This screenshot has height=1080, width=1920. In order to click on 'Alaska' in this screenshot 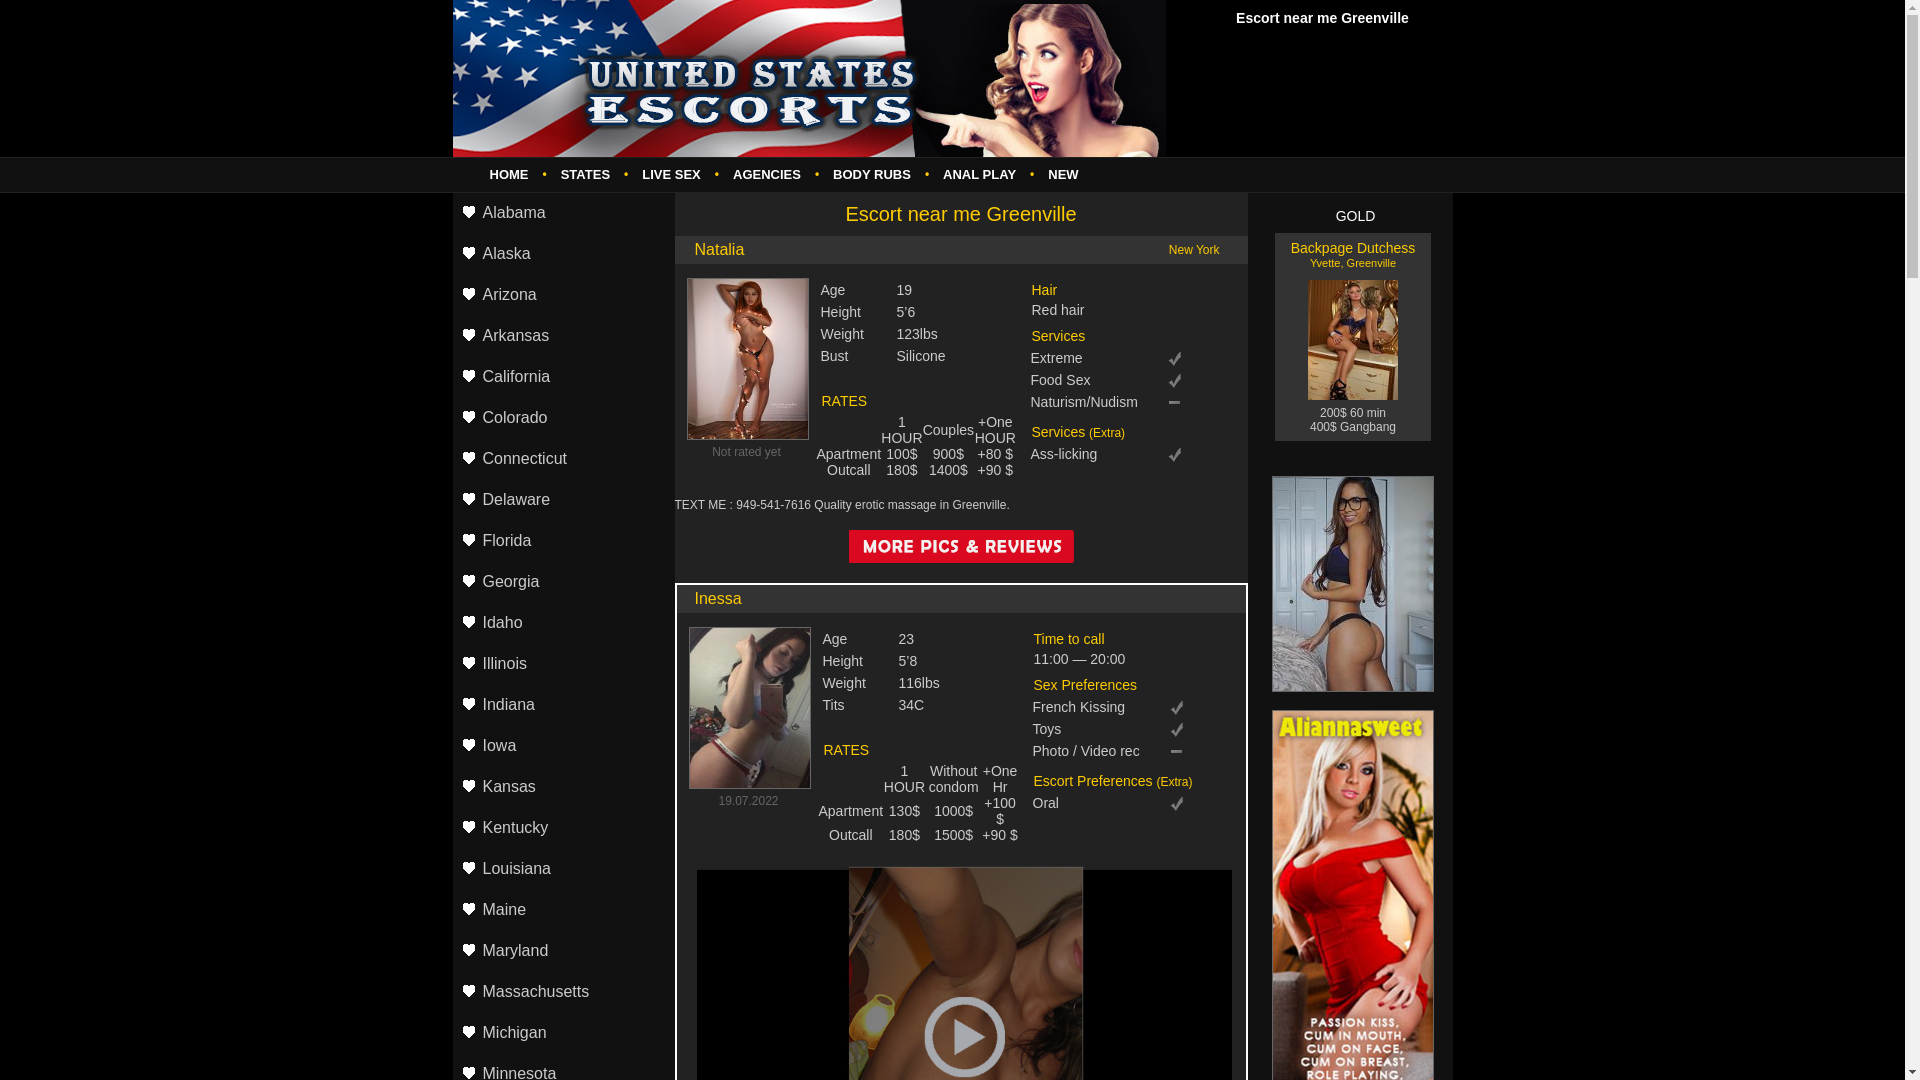, I will do `click(450, 253)`.